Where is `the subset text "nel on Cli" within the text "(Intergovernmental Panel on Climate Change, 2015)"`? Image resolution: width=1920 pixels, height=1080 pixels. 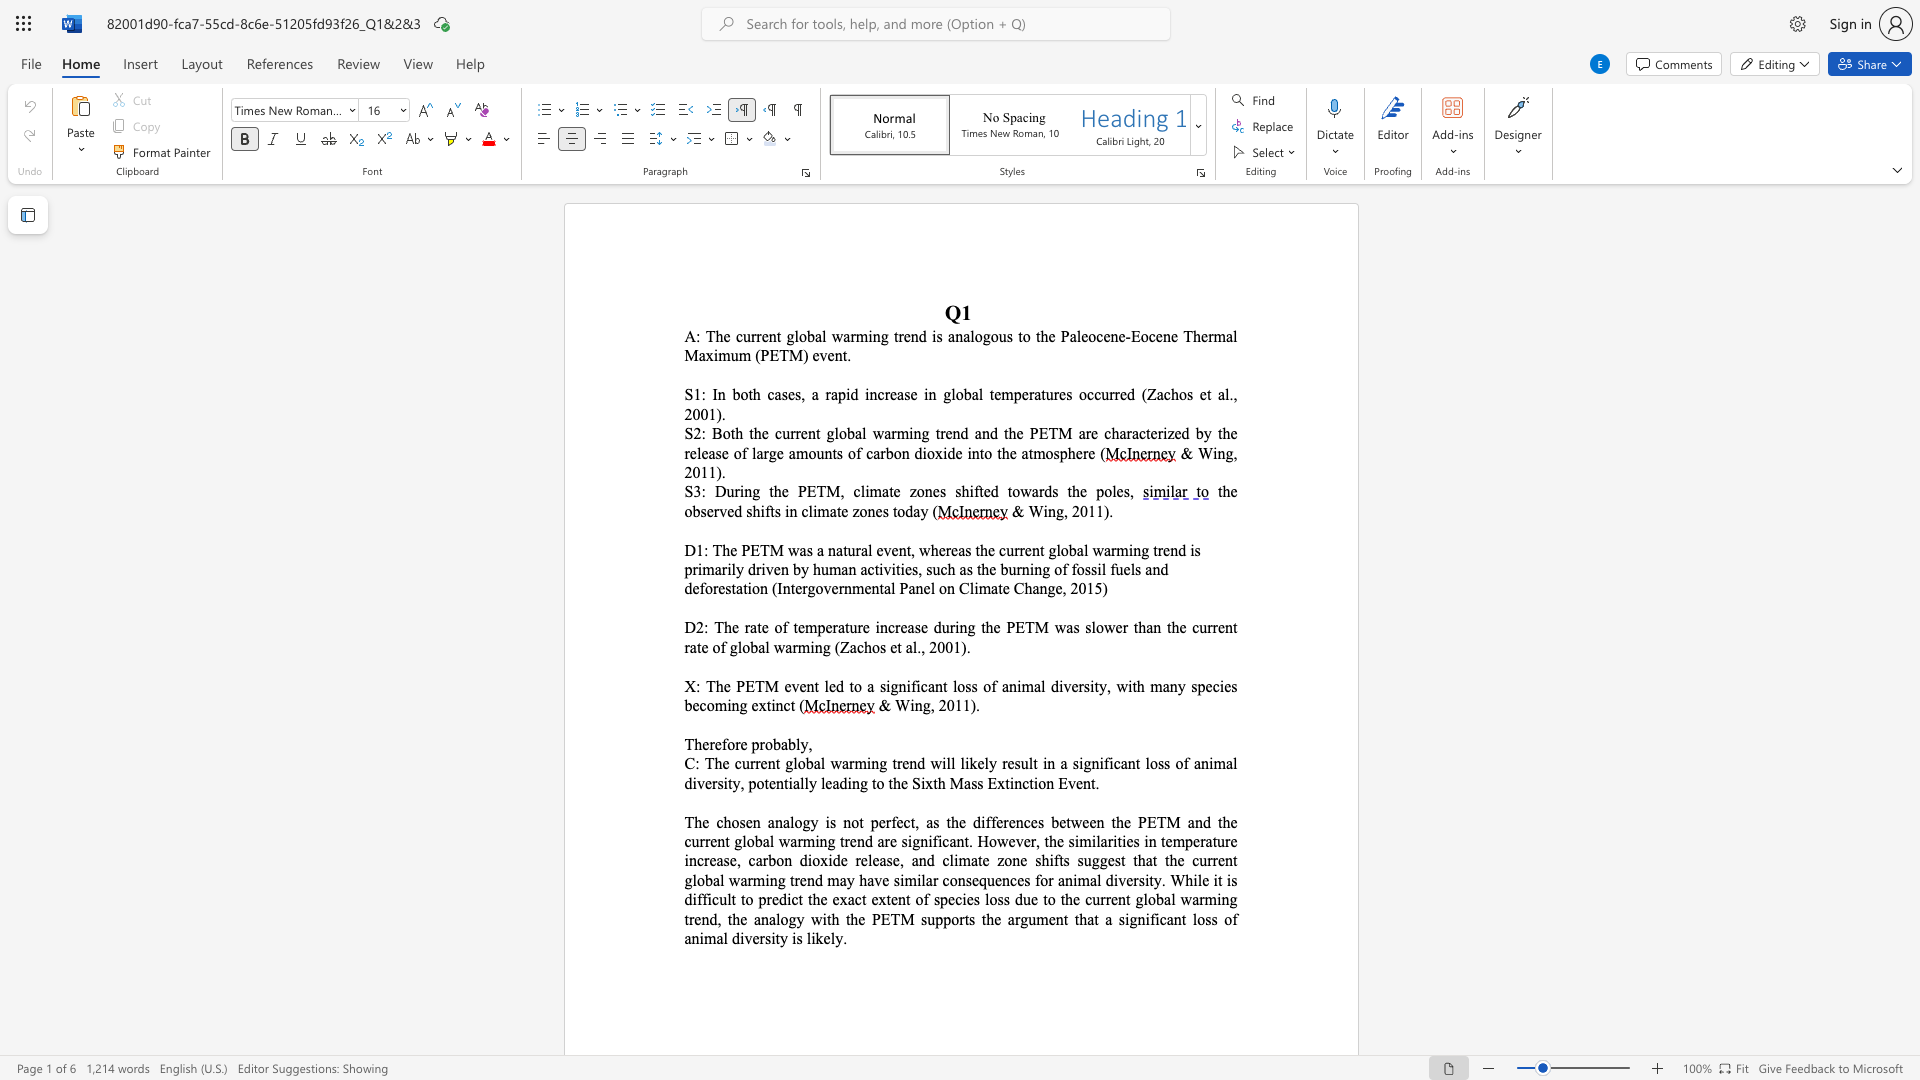 the subset text "nel on Cli" within the text "(Intergovernmental Panel on Climate Change, 2015)" is located at coordinates (914, 587).